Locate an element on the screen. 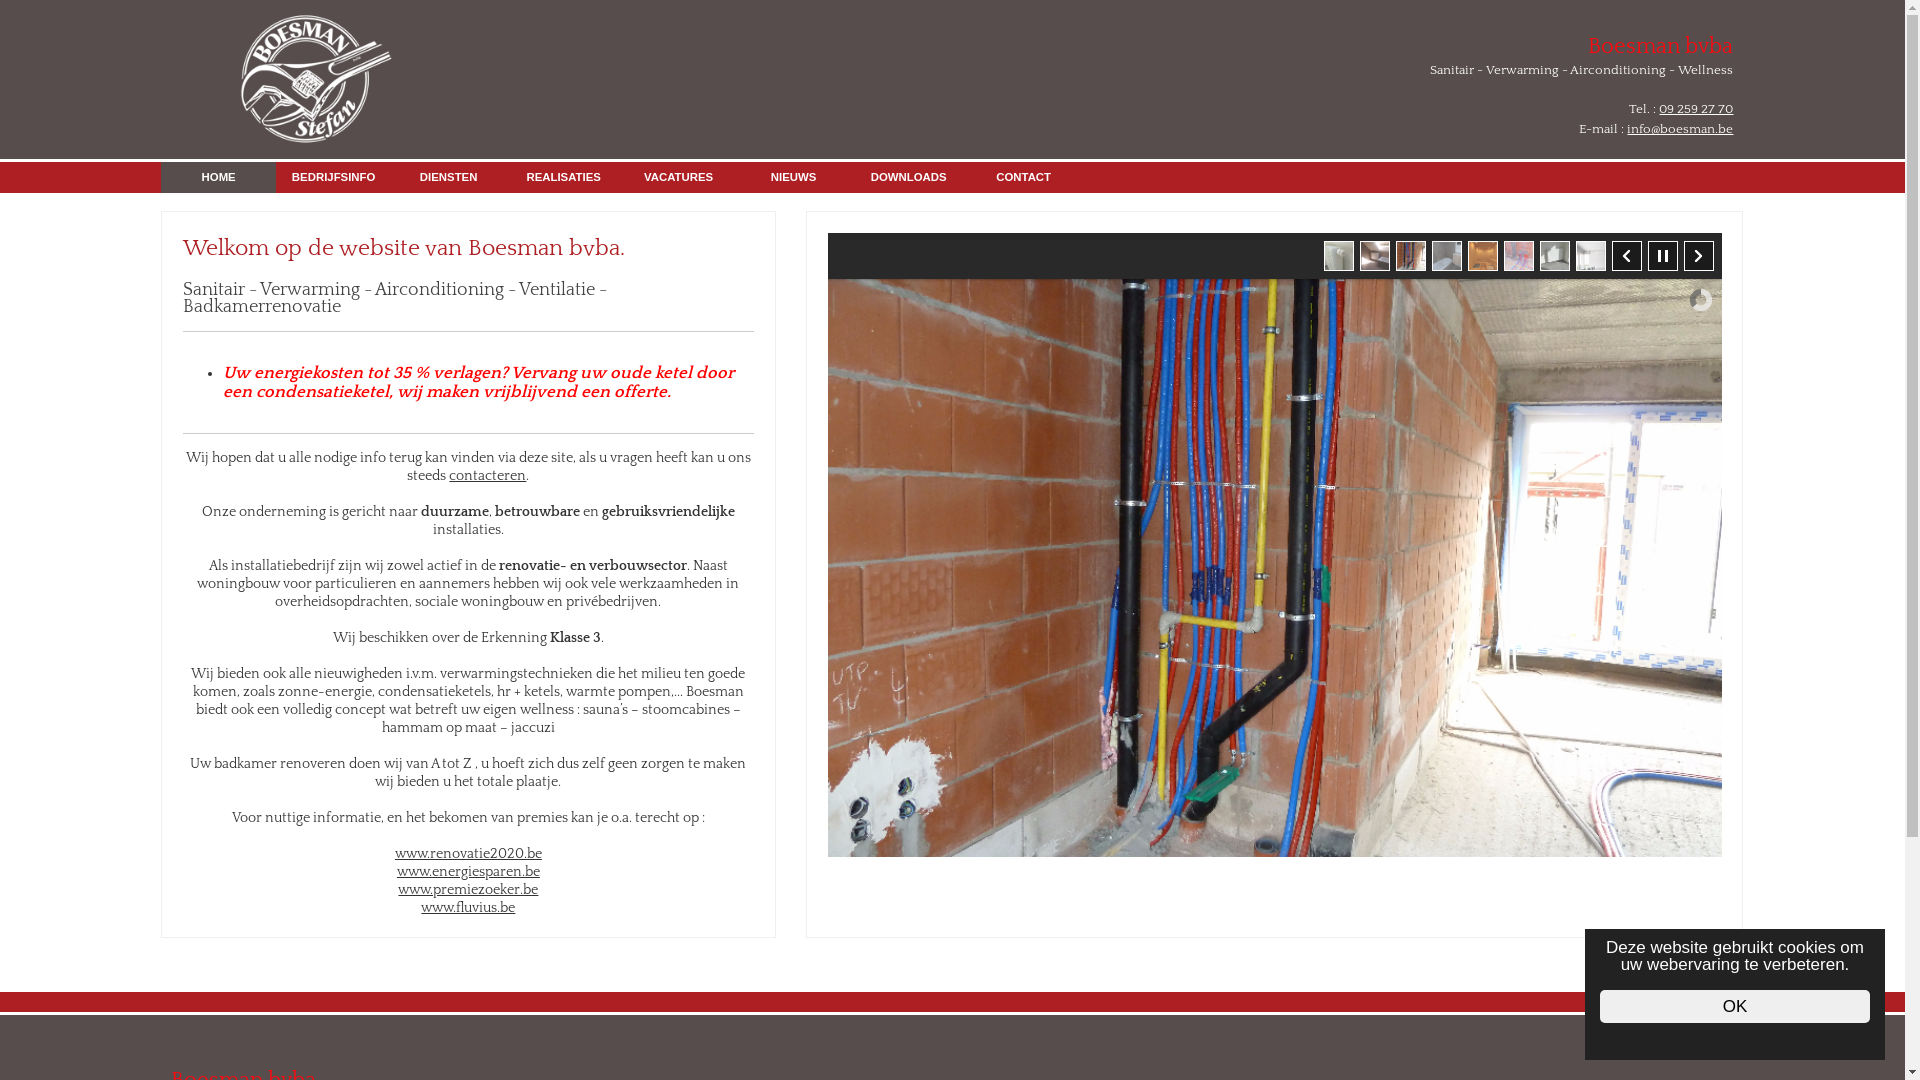 The image size is (1920, 1080). 'www.energiesparen.be' is located at coordinates (467, 870).